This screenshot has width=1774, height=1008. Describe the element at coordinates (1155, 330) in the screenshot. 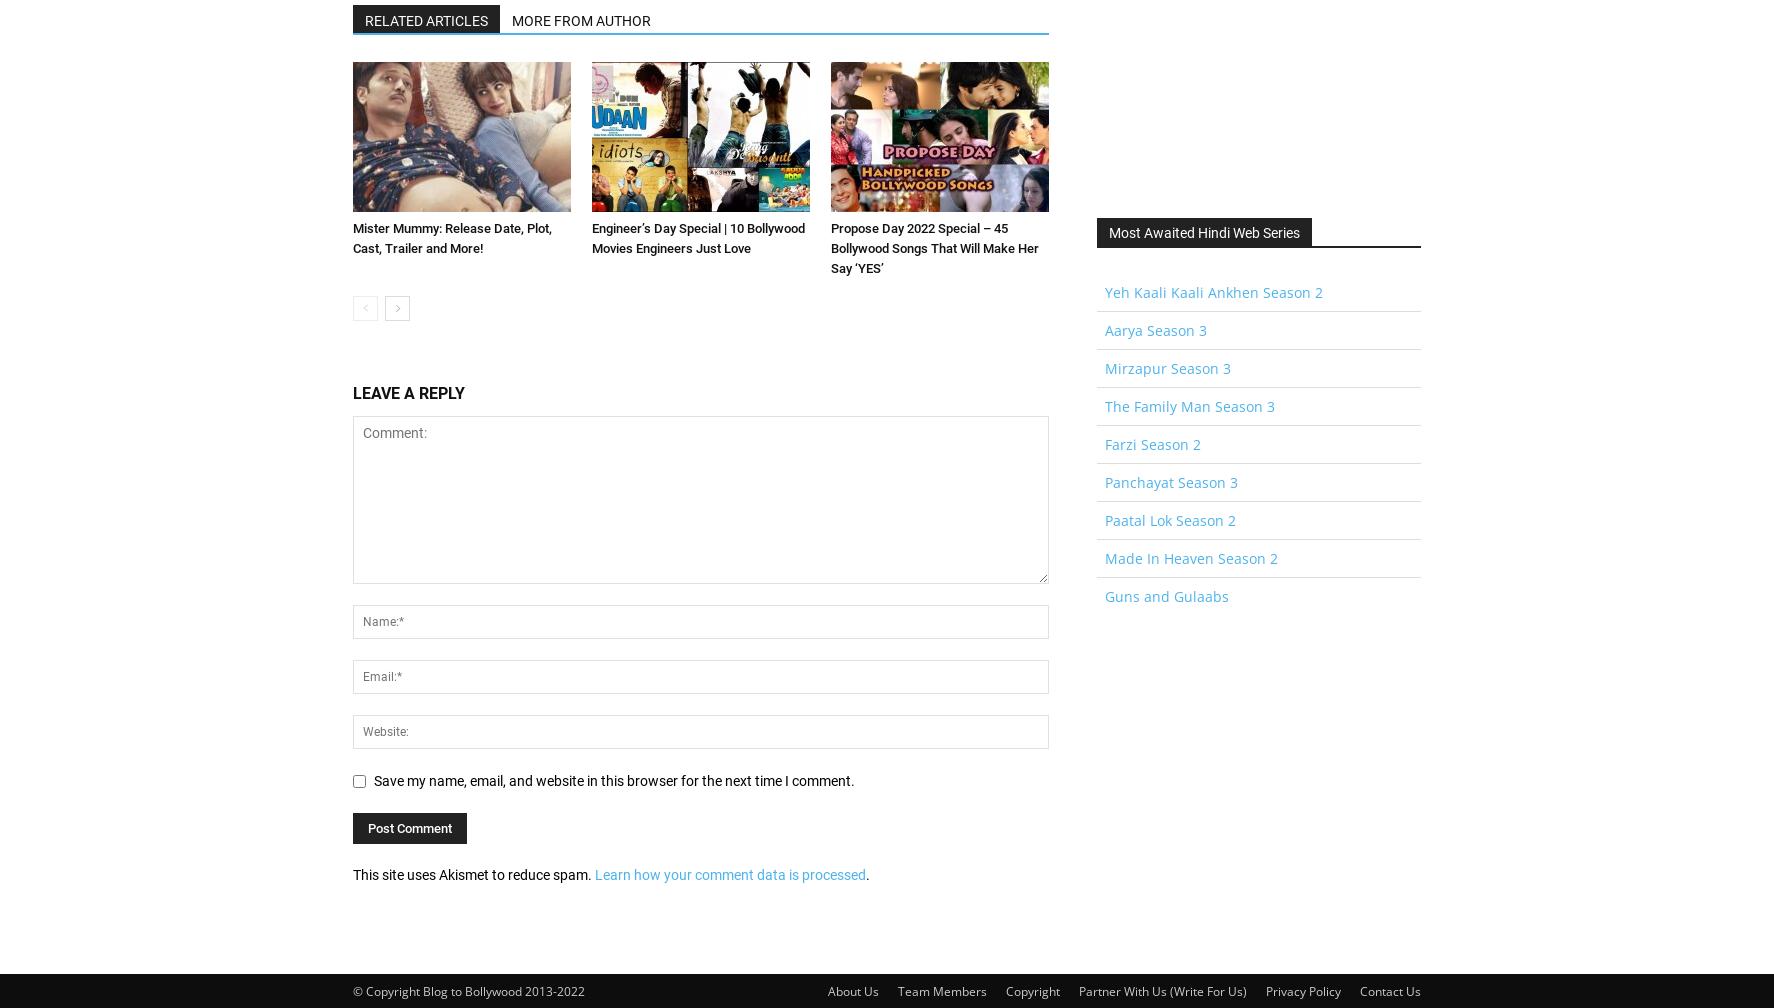

I see `'Aarya Season 3'` at that location.